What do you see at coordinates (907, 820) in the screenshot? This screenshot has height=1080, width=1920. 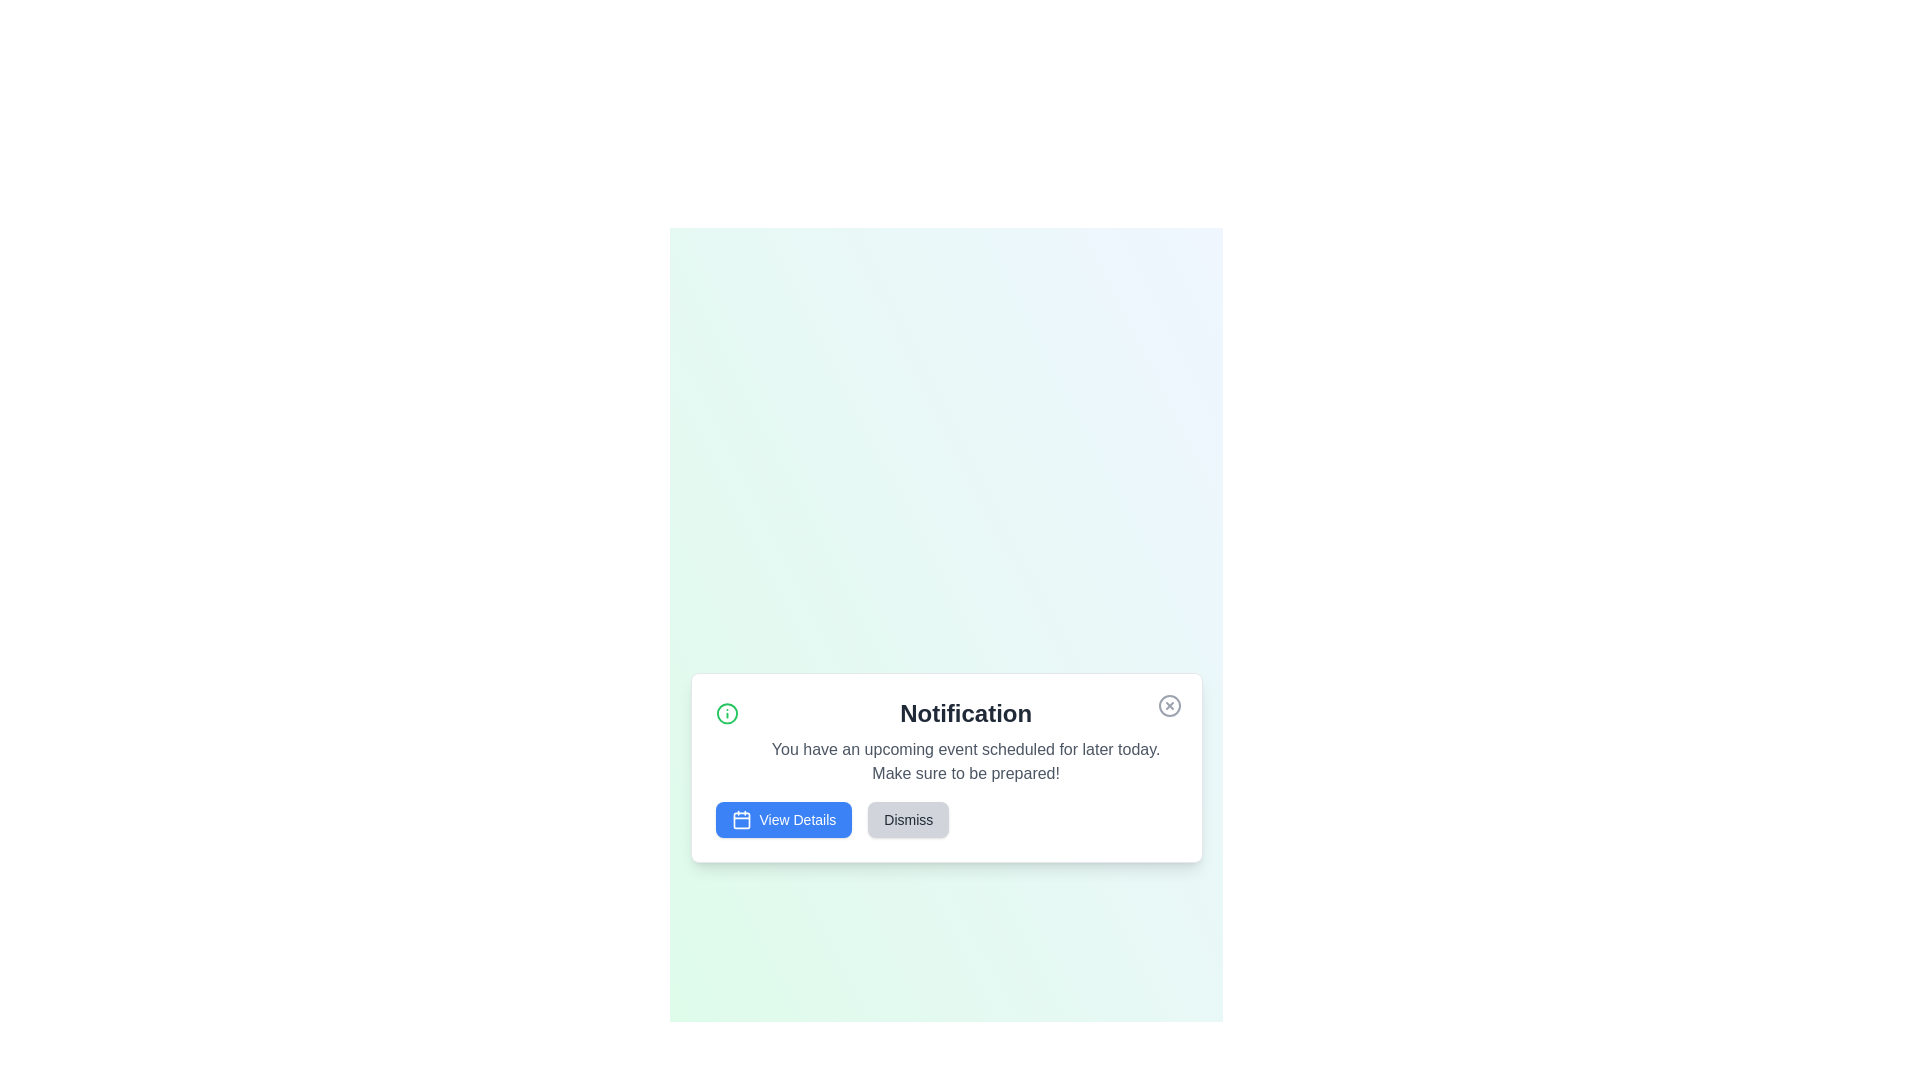 I see `the 'Dismiss' button to close the alert panel` at bounding box center [907, 820].